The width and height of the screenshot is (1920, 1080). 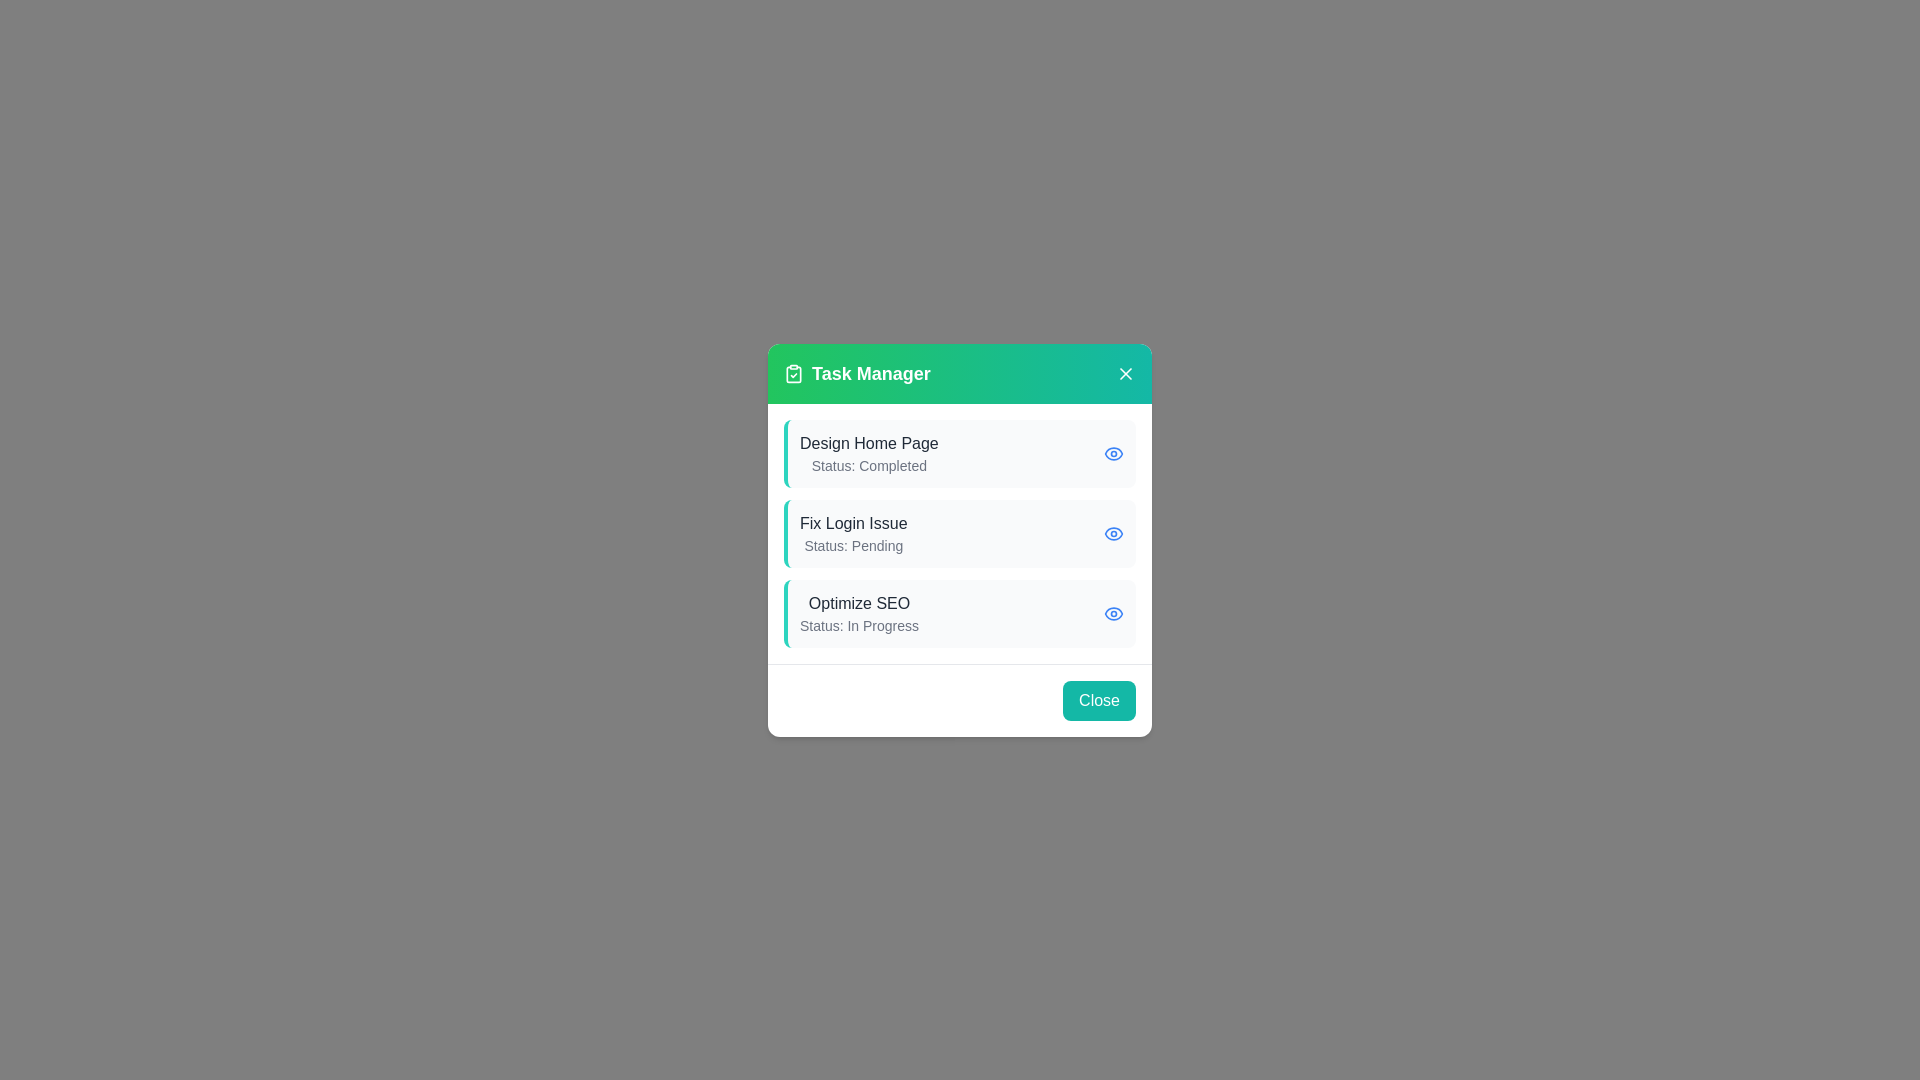 I want to click on the text label reading 'Optimize SEO' located within the third task entry of the 'Task Manager' modal, positioned above the subtext 'Status: In Progress', so click(x=859, y=602).